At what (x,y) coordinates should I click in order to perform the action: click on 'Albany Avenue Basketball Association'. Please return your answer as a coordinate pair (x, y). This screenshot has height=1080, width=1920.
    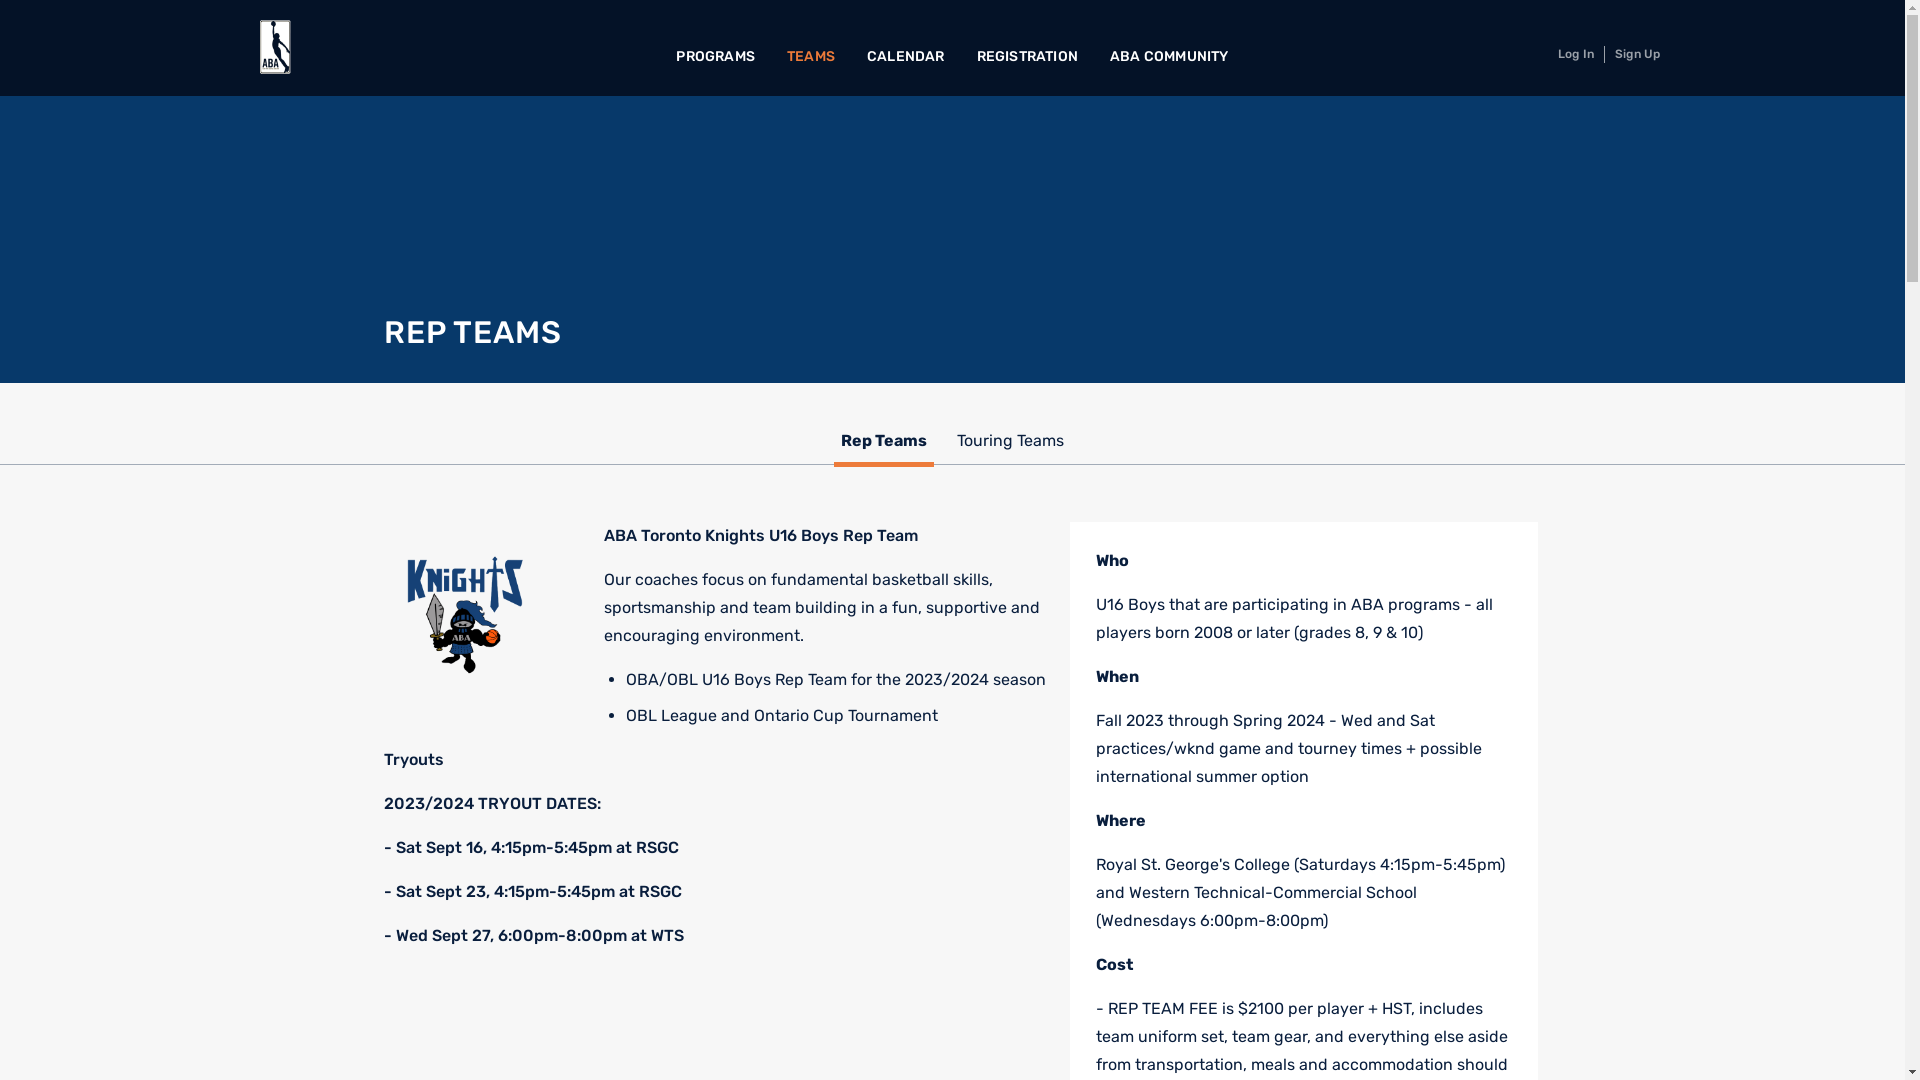
    Looking at the image, I should click on (274, 47).